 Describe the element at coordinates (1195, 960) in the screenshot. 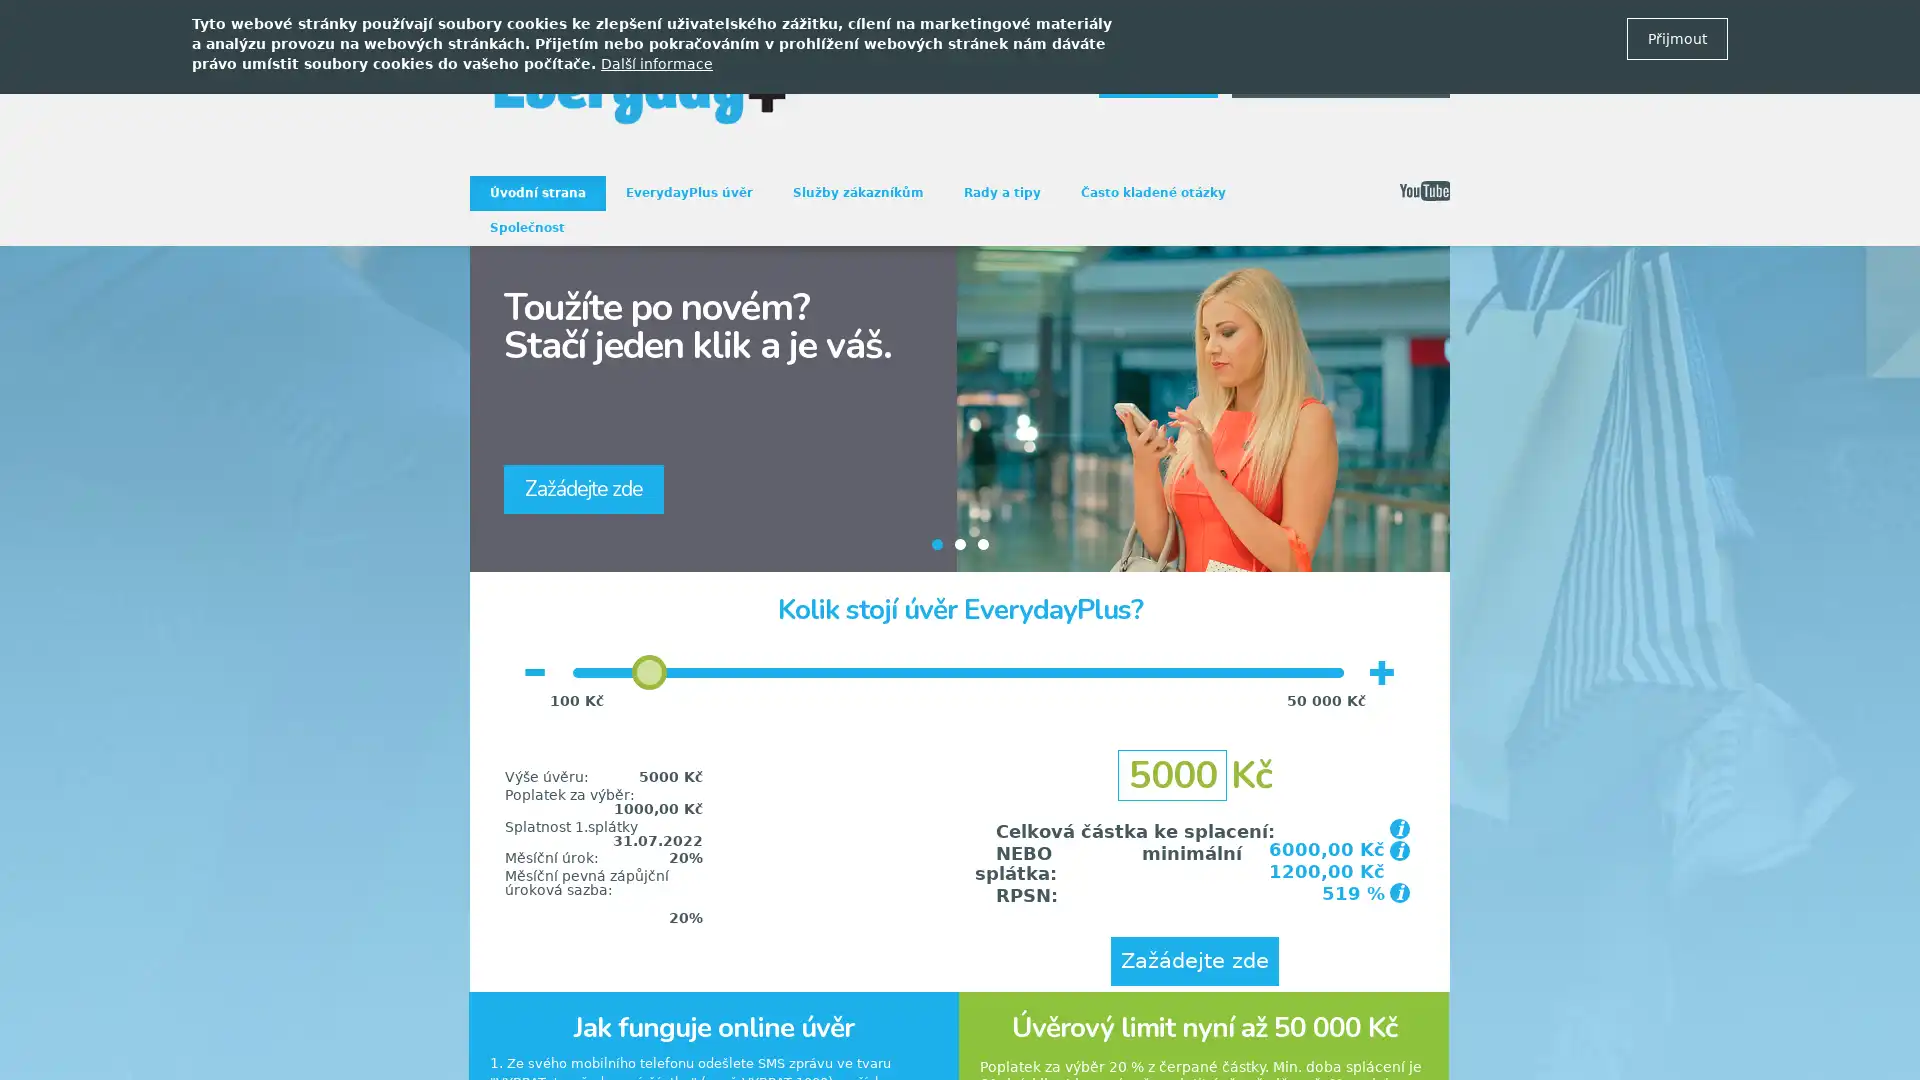

I see `Zazadejte zde` at that location.